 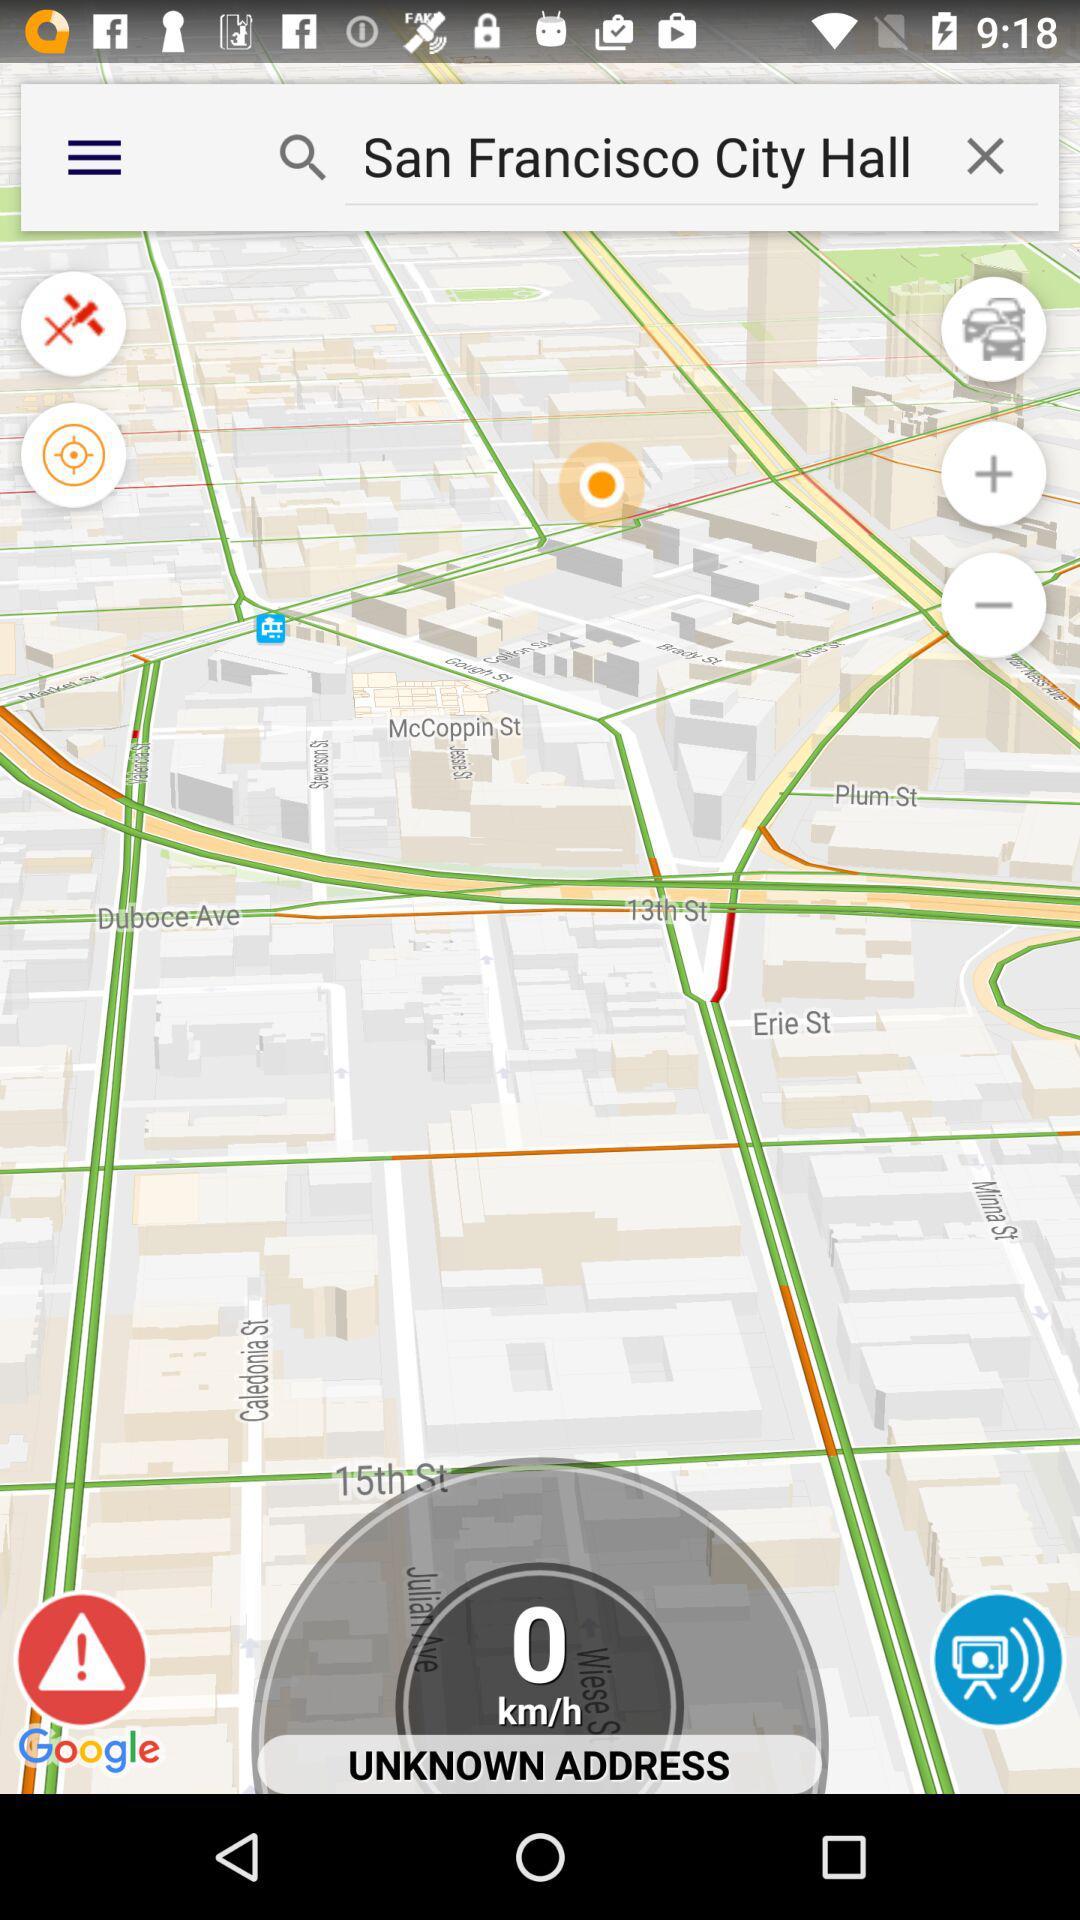 I want to click on the minus icon, so click(x=993, y=647).